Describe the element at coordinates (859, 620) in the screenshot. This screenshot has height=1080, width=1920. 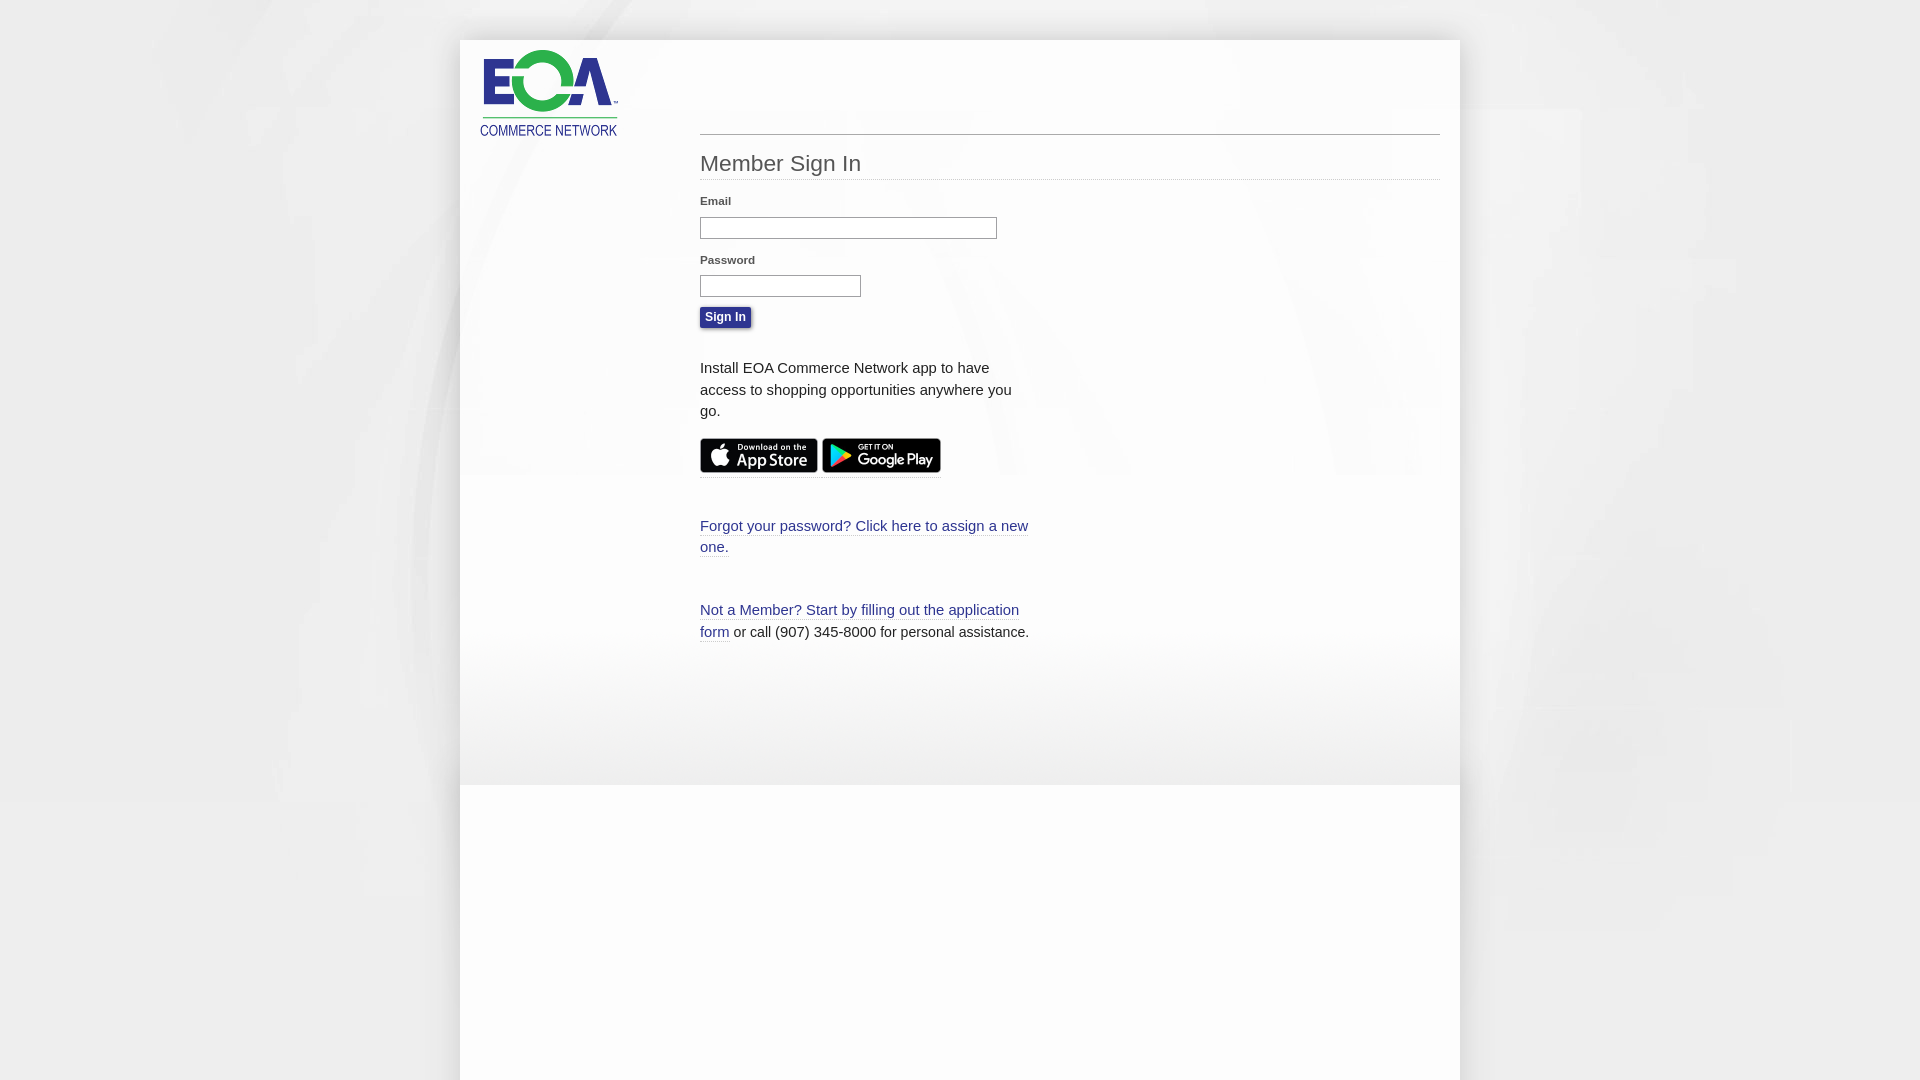
I see `'Not a Member? Start by filling out the application form'` at that location.